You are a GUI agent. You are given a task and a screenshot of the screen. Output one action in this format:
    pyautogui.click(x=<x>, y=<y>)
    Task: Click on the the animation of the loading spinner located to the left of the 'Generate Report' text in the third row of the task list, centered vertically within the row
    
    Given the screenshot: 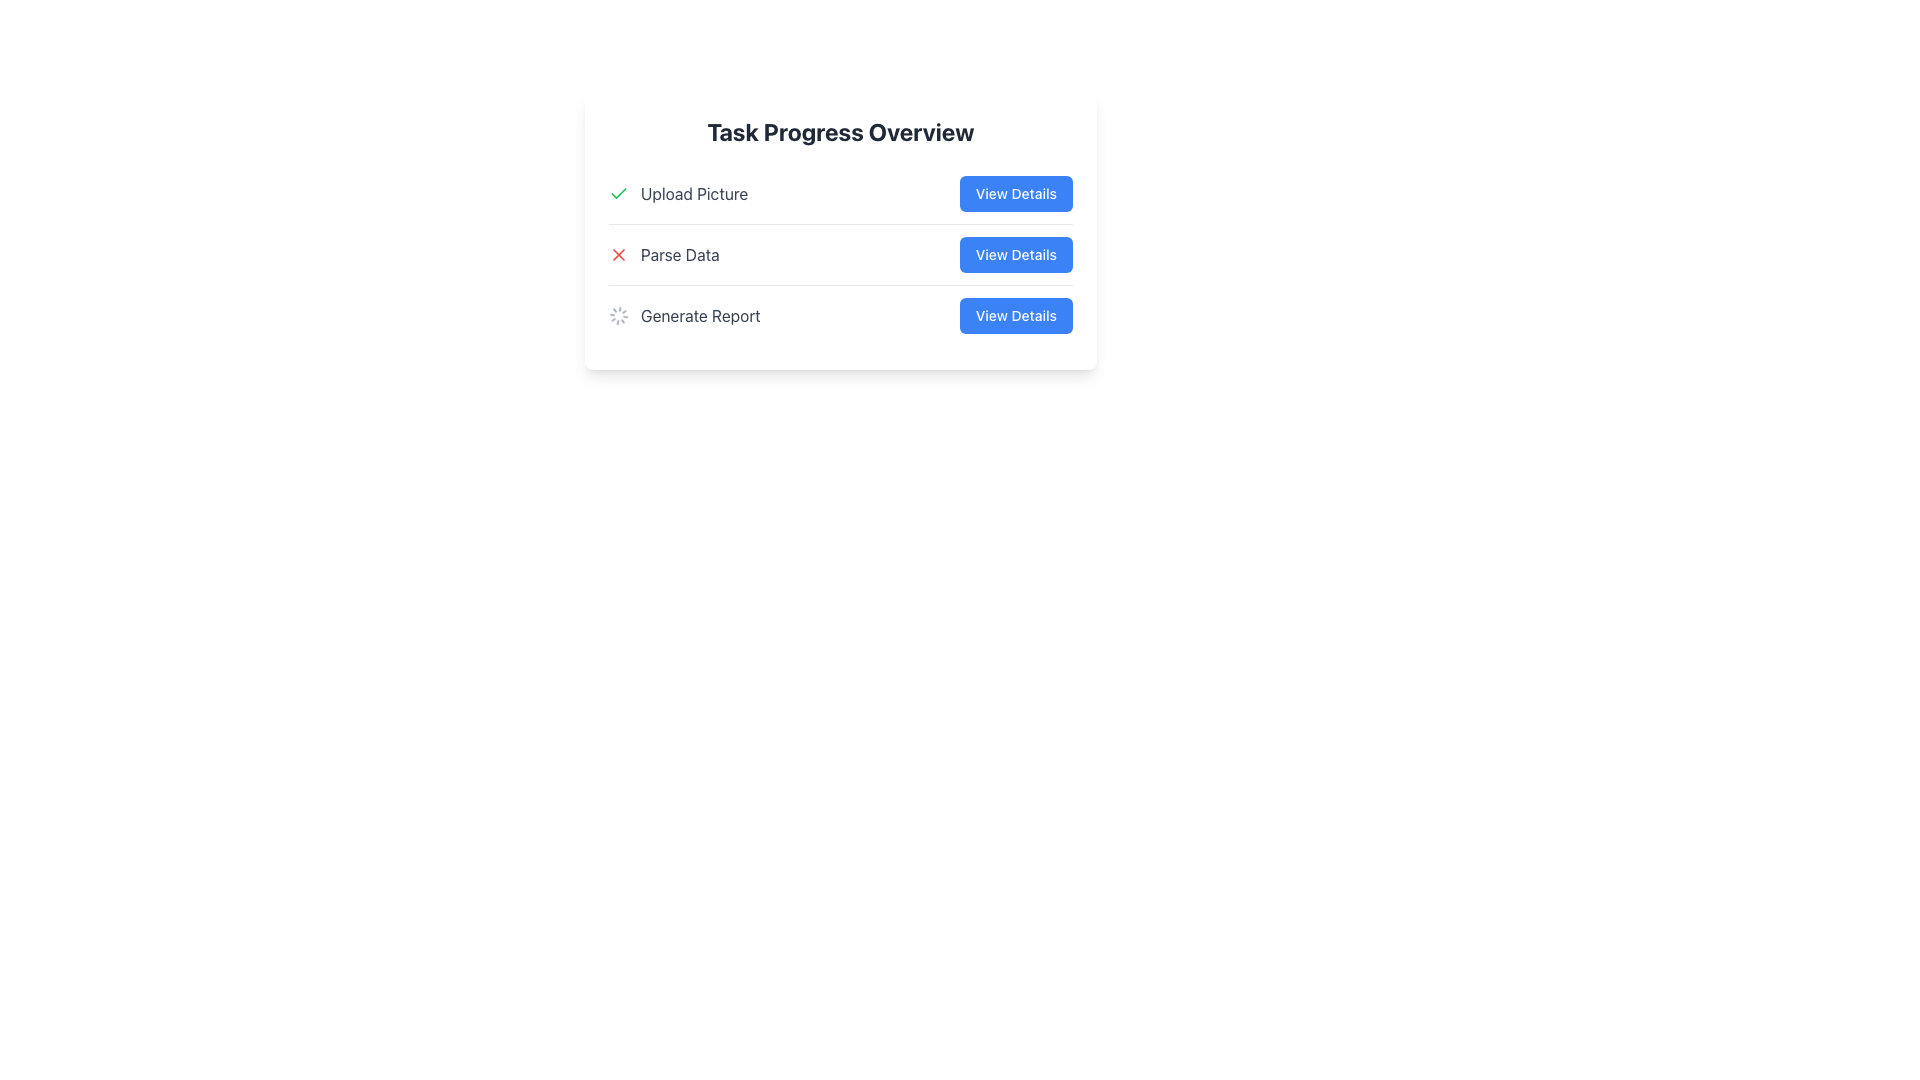 What is the action you would take?
    pyautogui.click(x=618, y=315)
    